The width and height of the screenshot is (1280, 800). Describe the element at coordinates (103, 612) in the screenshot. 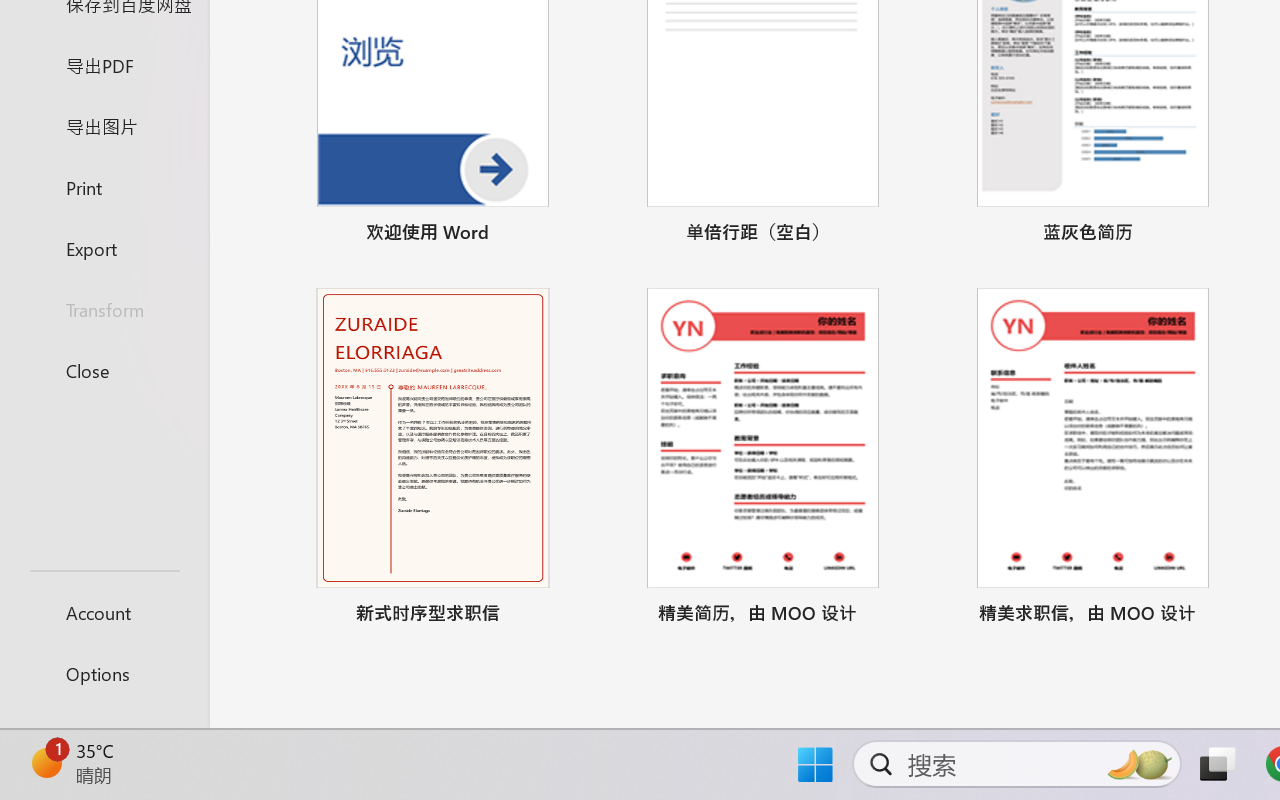

I see `'Account'` at that location.